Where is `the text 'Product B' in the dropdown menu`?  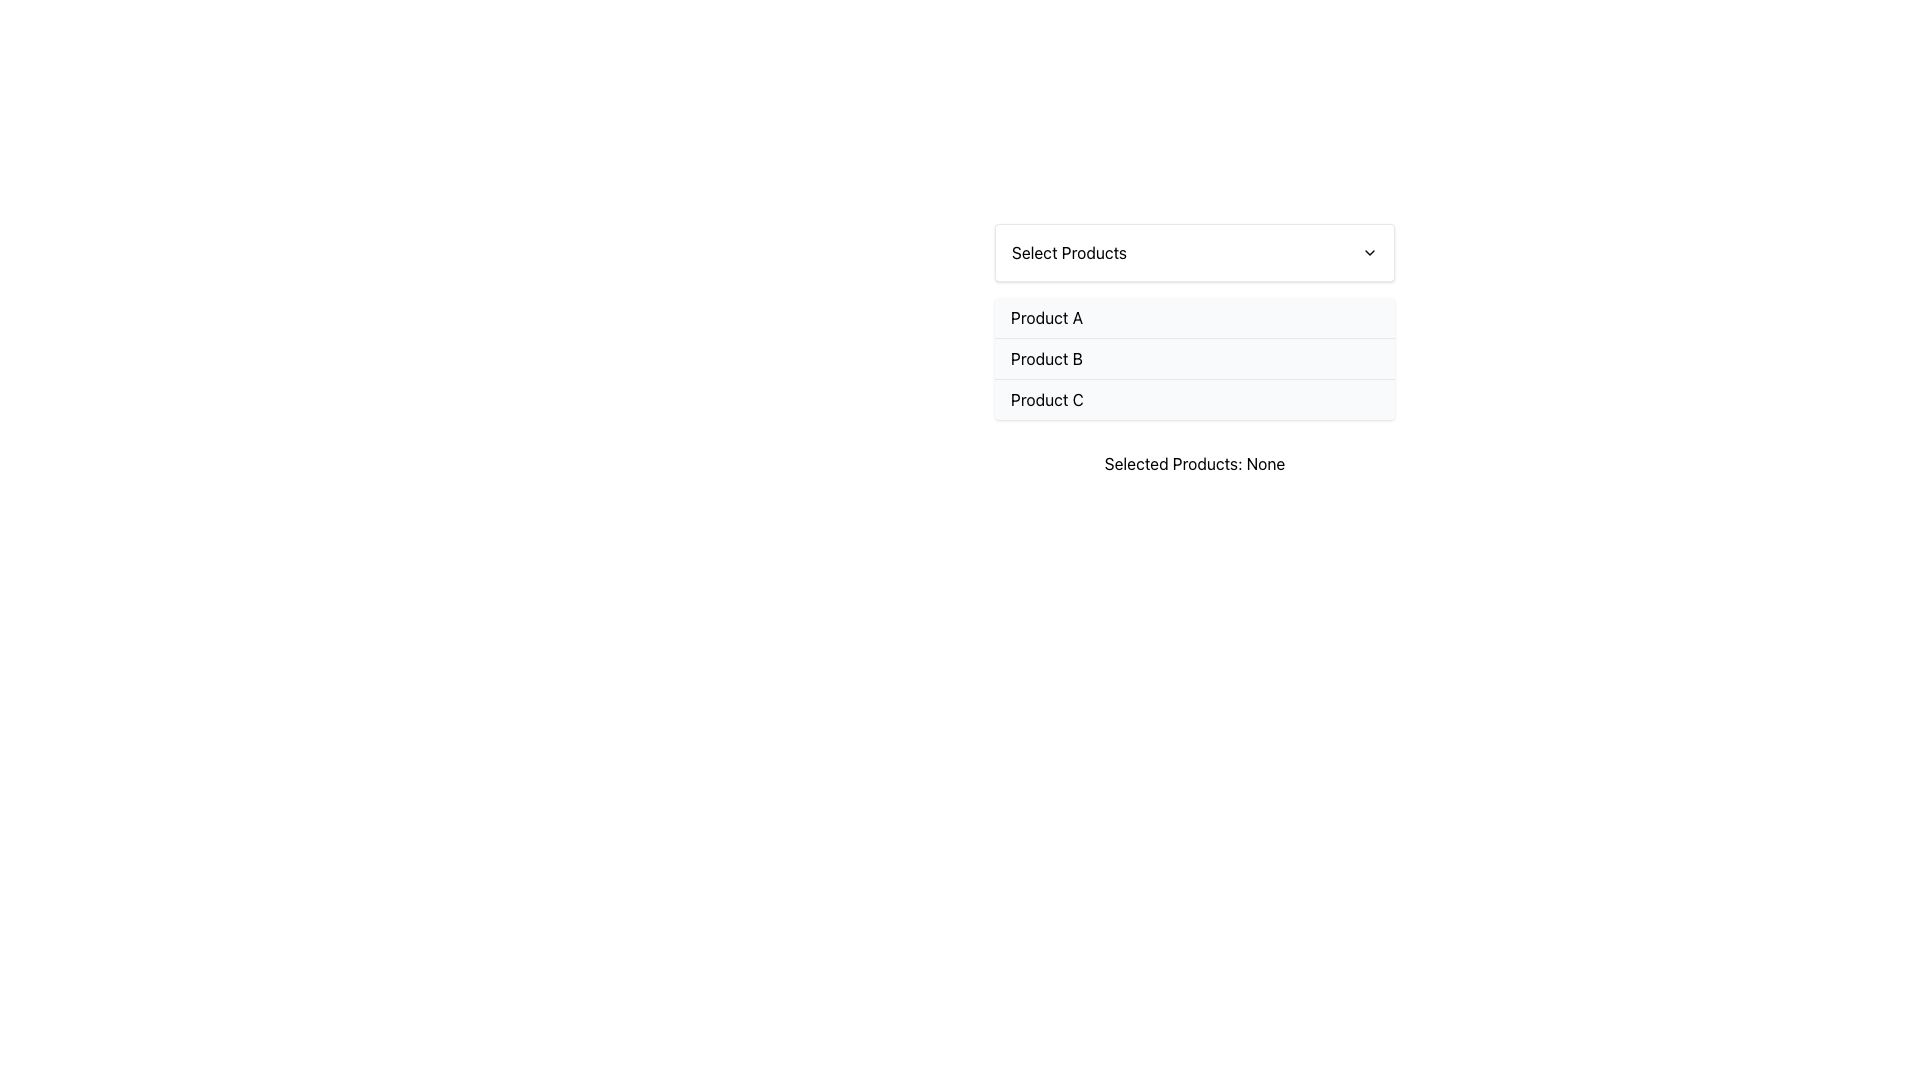
the text 'Product B' in the dropdown menu is located at coordinates (1045, 357).